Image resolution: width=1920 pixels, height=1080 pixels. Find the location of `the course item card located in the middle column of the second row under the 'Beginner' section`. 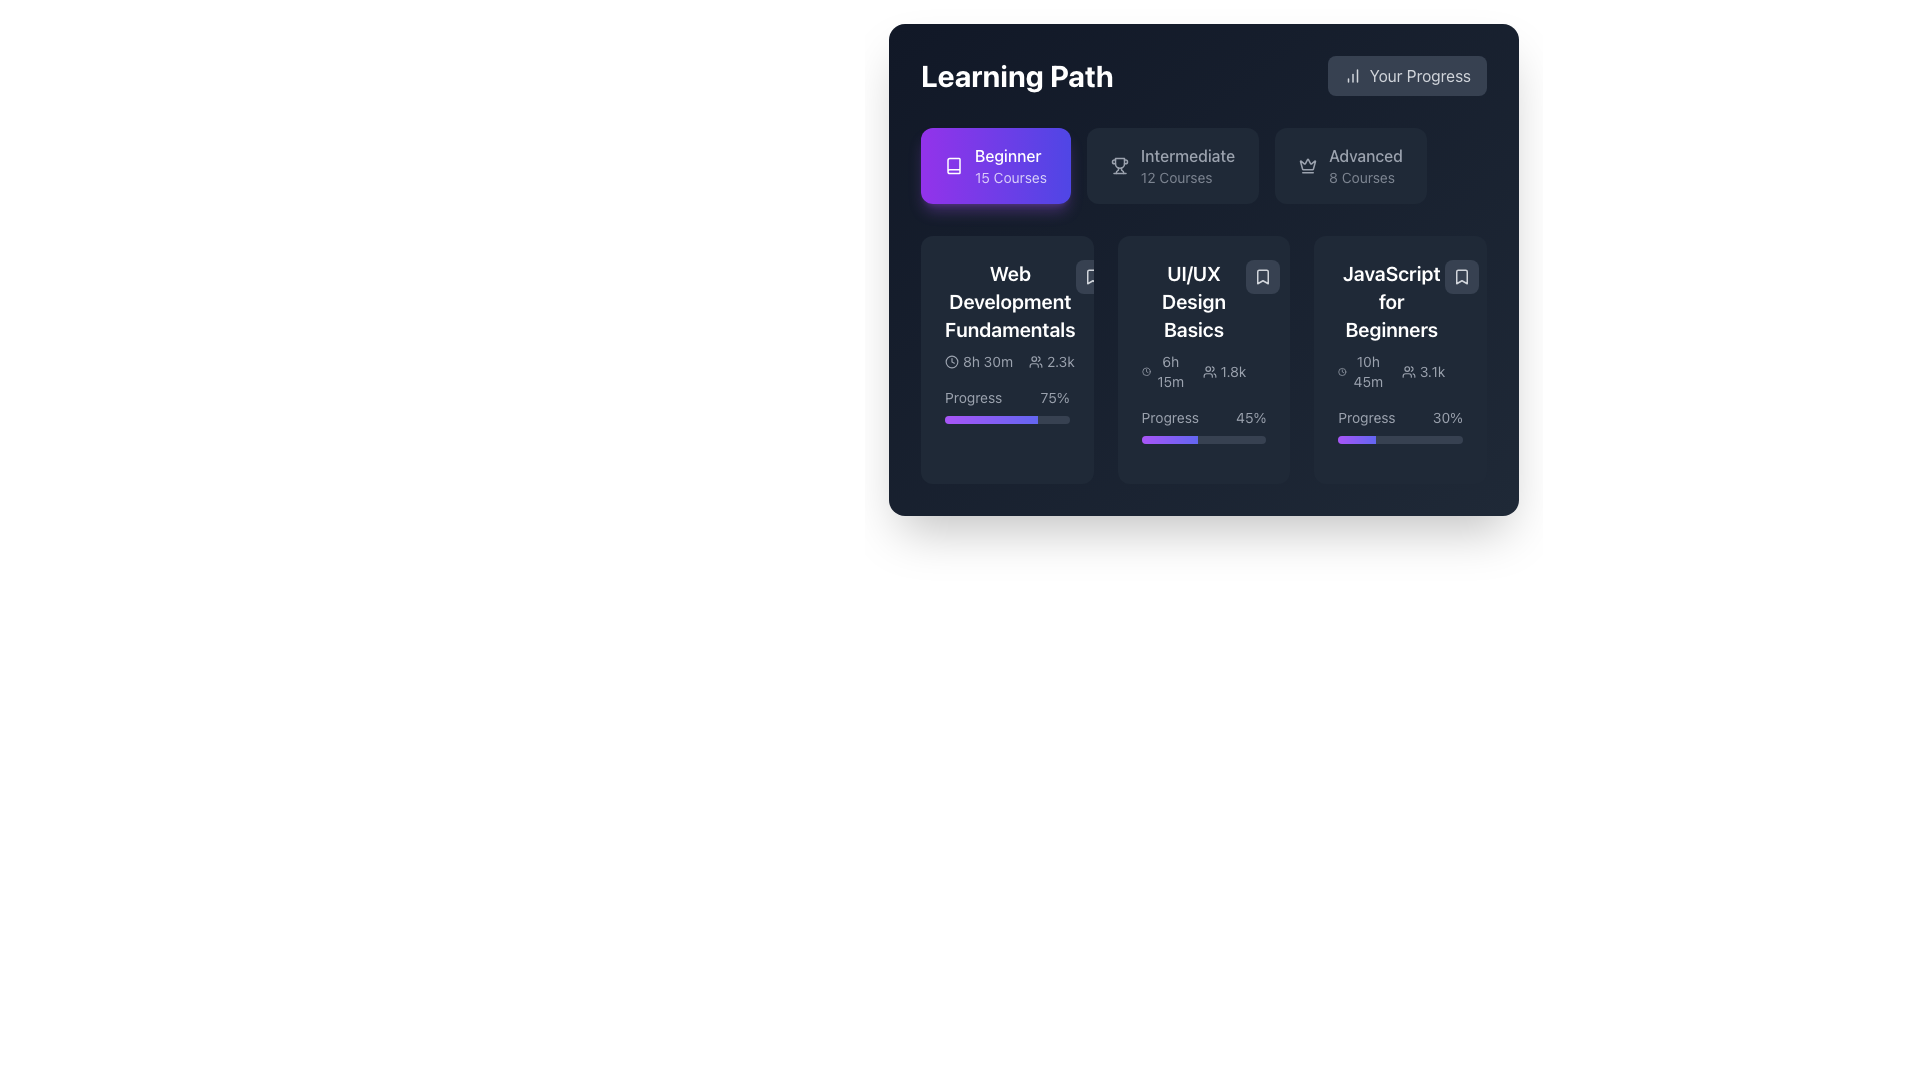

the course item card located in the middle column of the second row under the 'Beginner' section is located at coordinates (1194, 325).